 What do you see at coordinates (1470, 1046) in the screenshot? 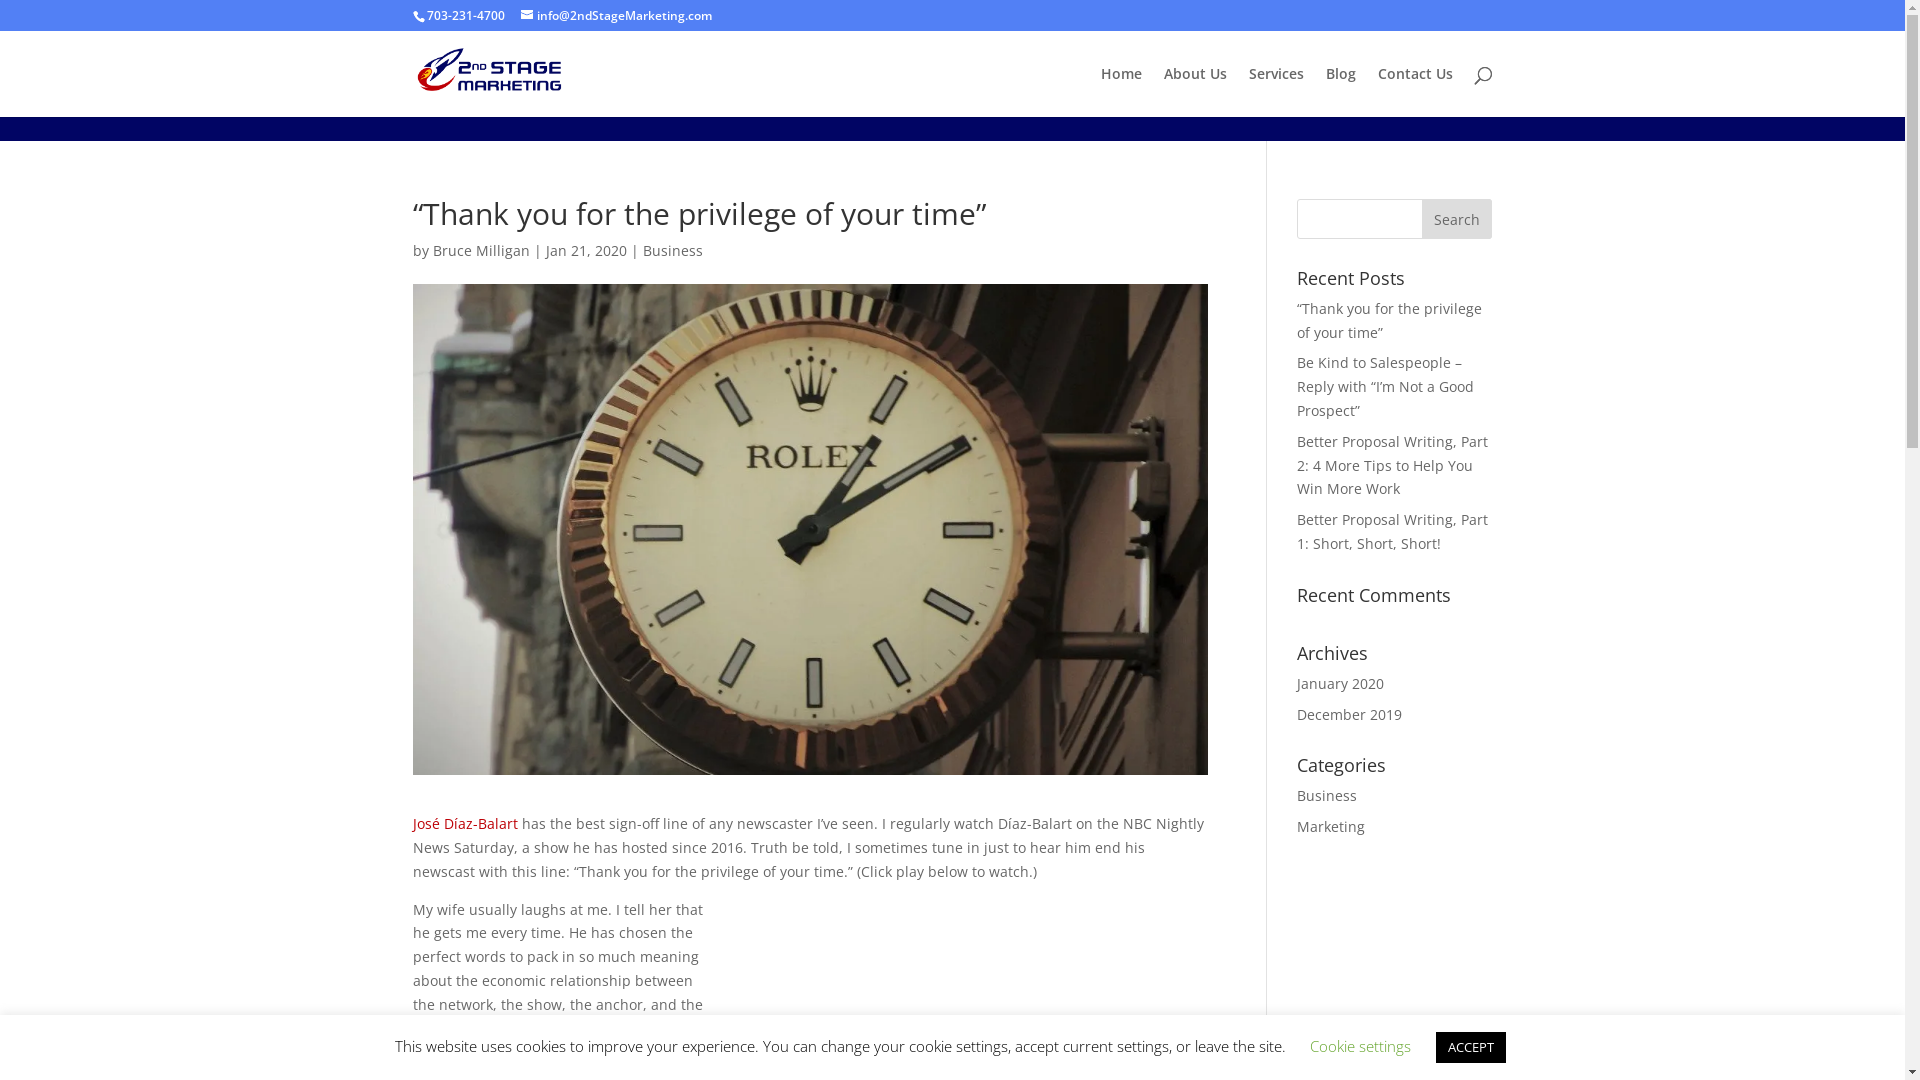
I see `'ACCEPT'` at bounding box center [1470, 1046].